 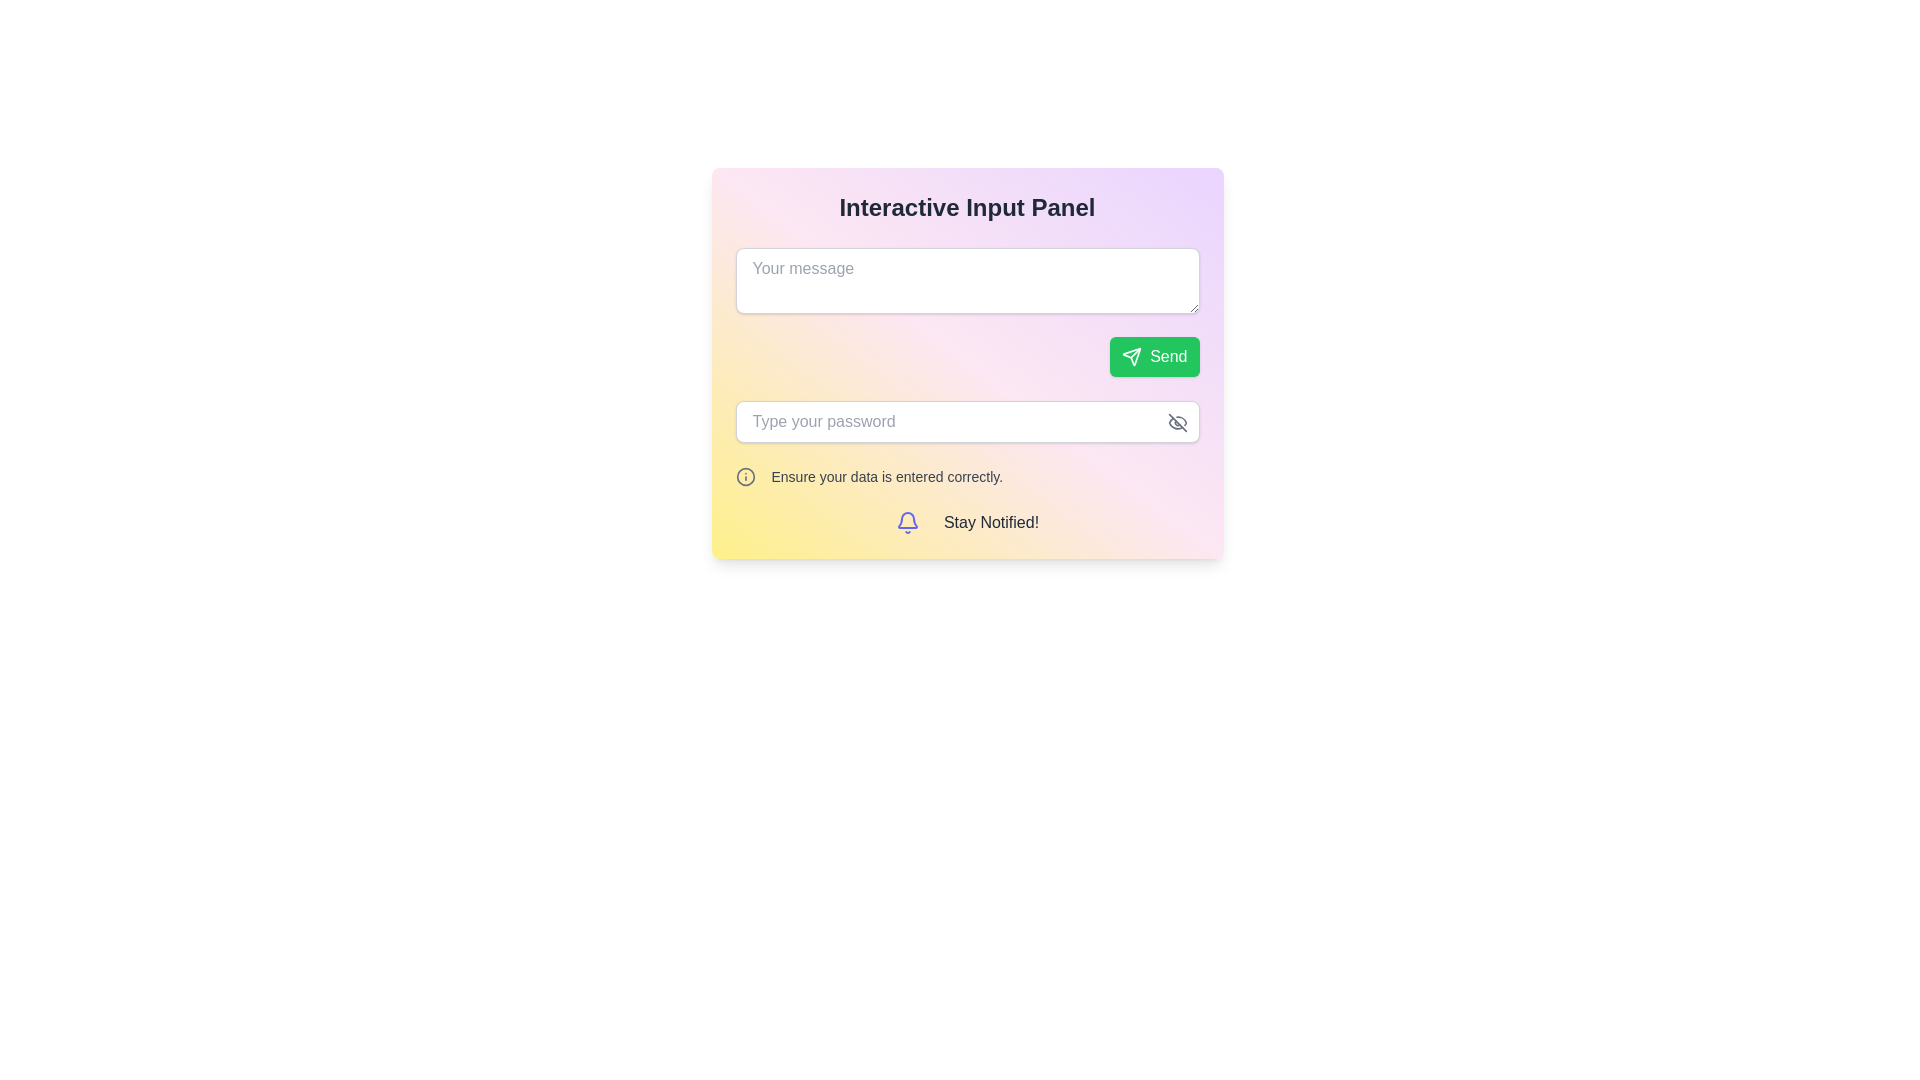 What do you see at coordinates (967, 477) in the screenshot?
I see `the informational message element that contains the icon and the text 'Ensure your data is entered correctly.'` at bounding box center [967, 477].